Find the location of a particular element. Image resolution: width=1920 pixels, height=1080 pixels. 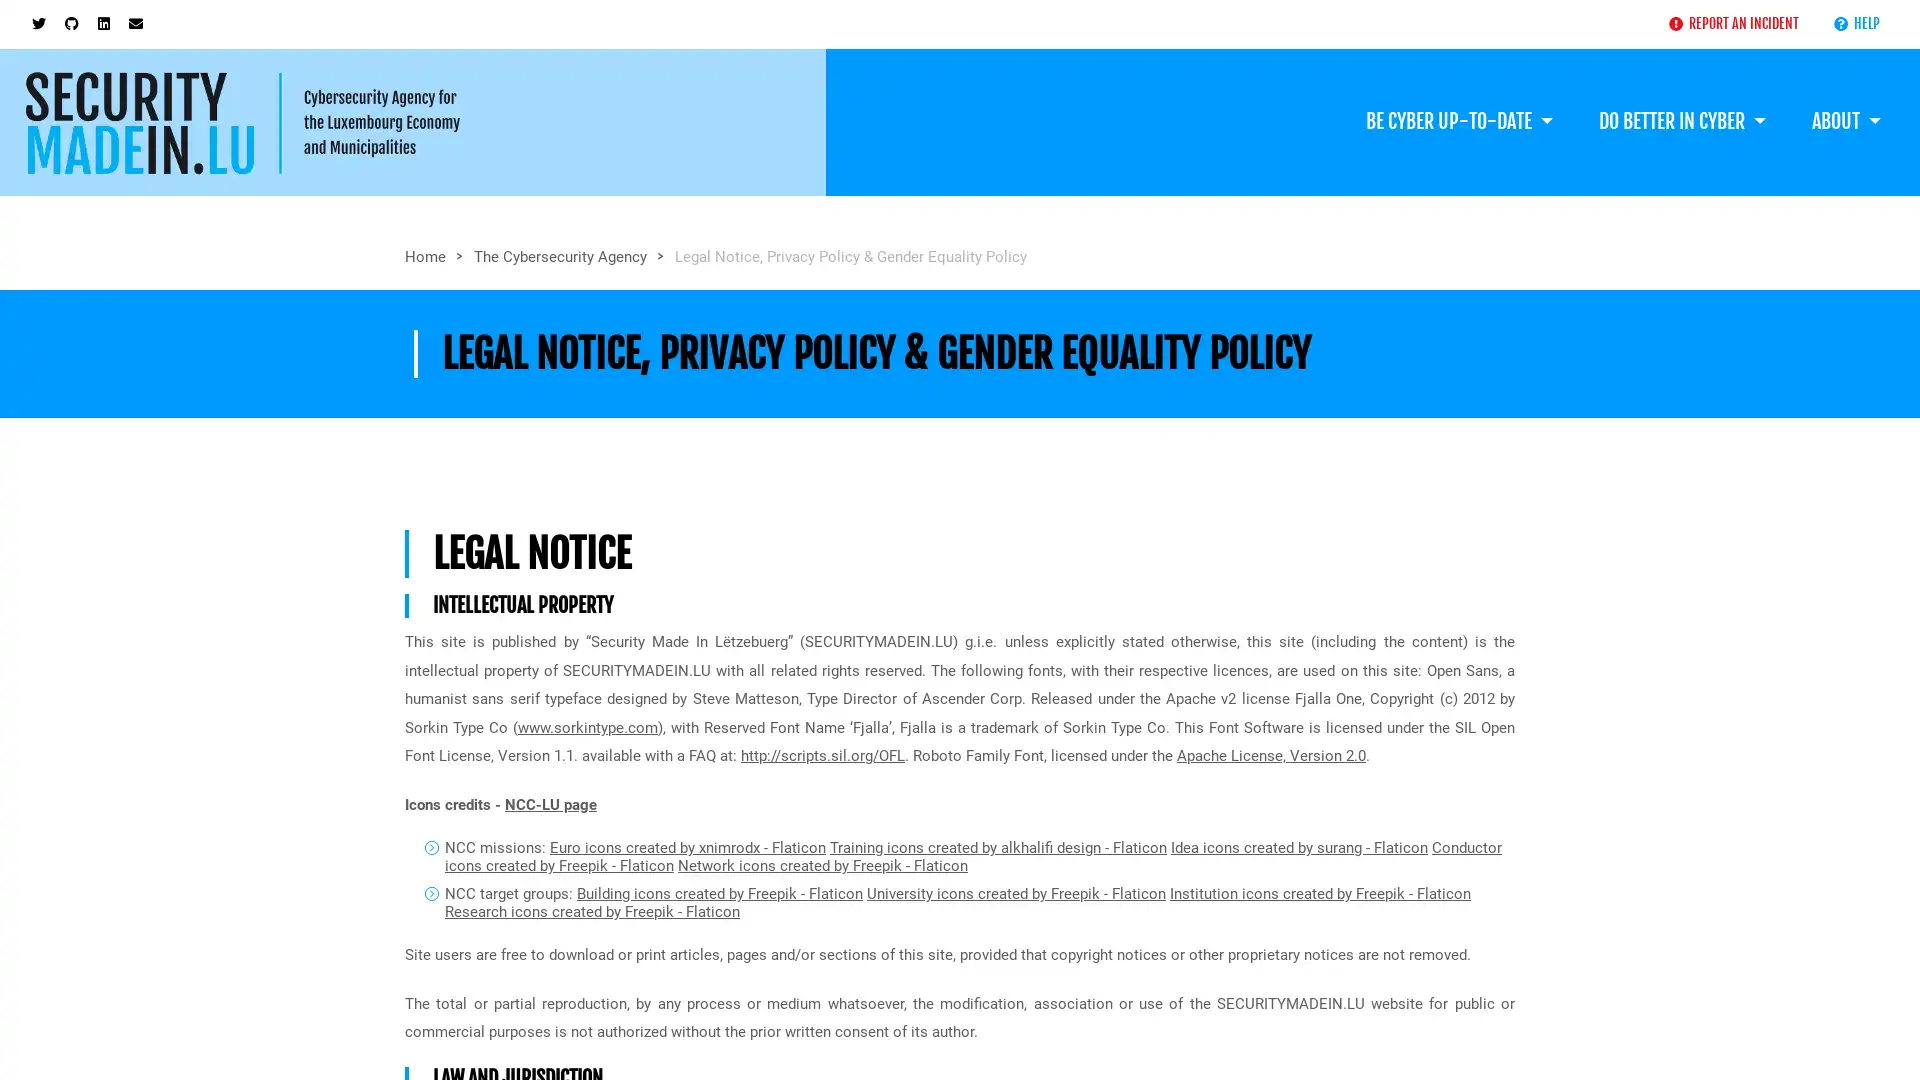

DO BETTER IN CYBER is located at coordinates (1680, 108).